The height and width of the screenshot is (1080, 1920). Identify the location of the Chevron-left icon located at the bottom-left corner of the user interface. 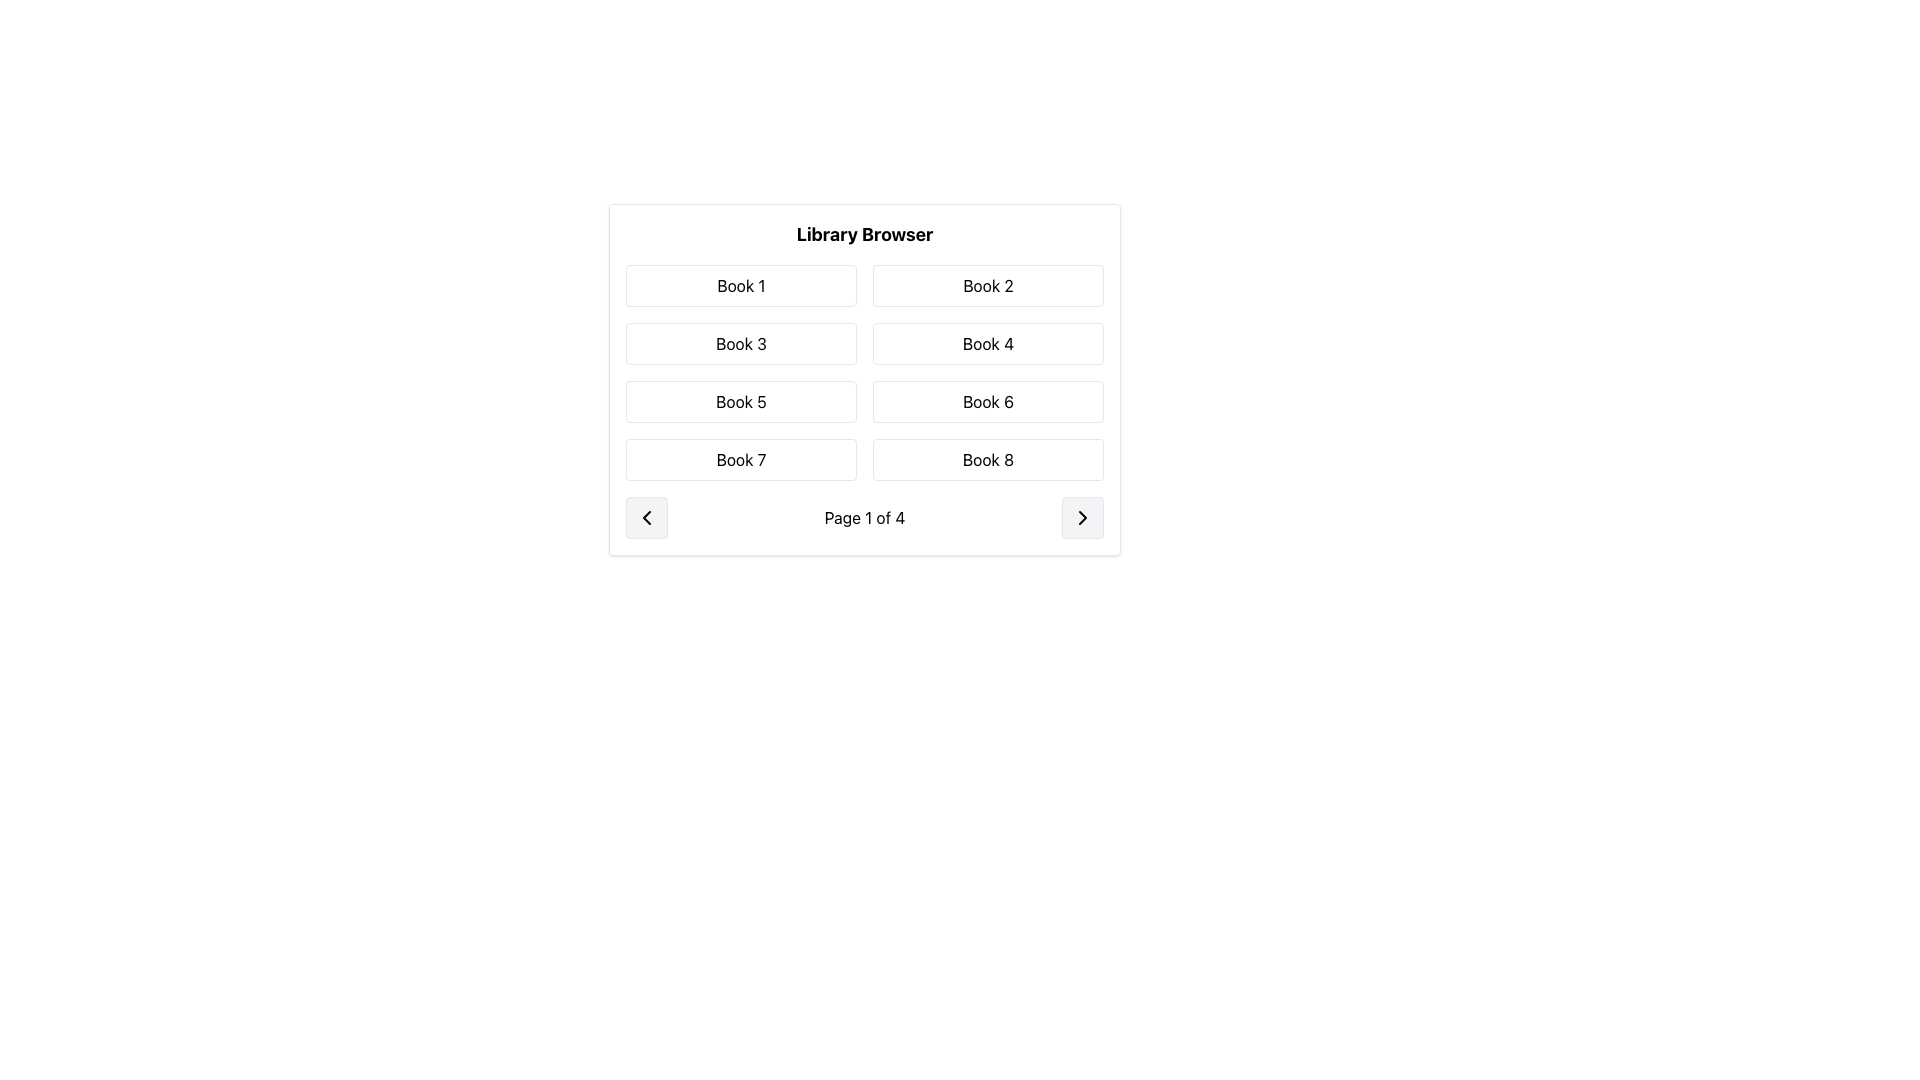
(647, 516).